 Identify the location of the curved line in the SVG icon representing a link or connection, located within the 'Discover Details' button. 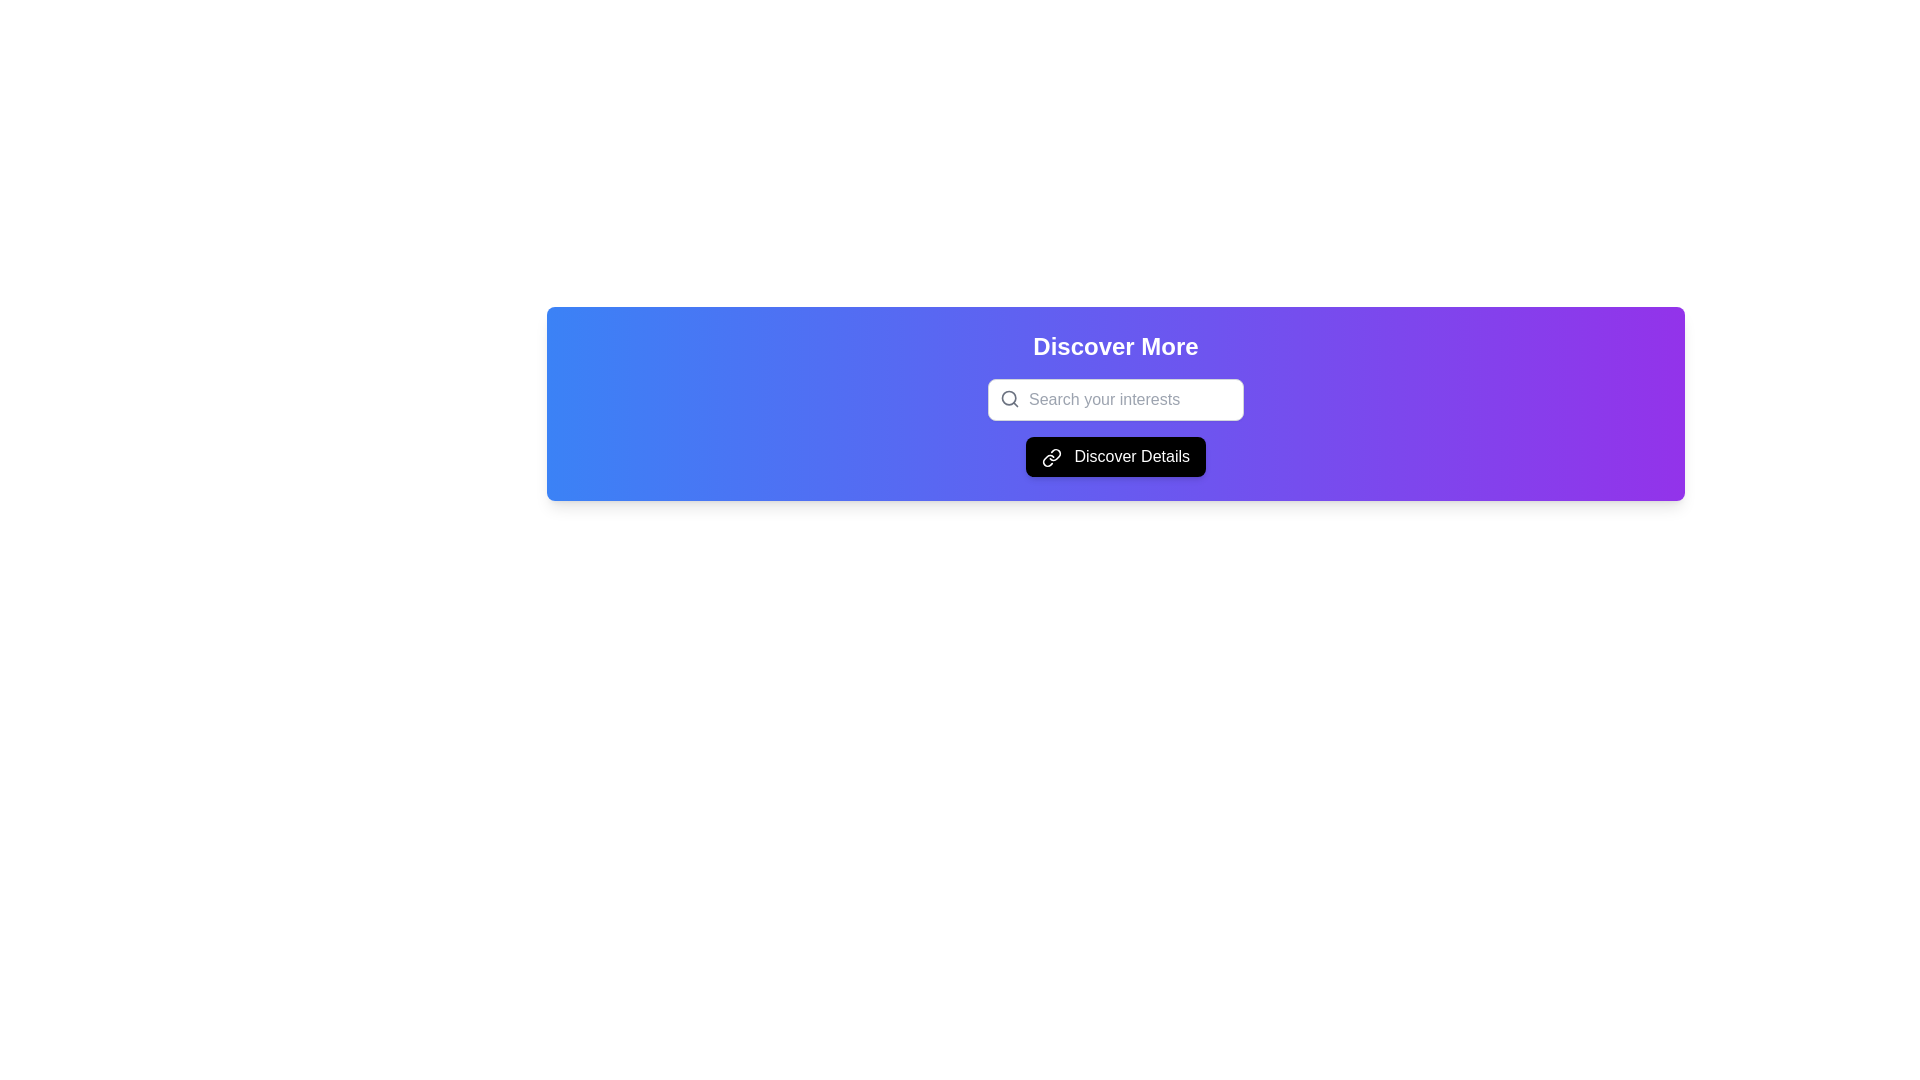
(1054, 454).